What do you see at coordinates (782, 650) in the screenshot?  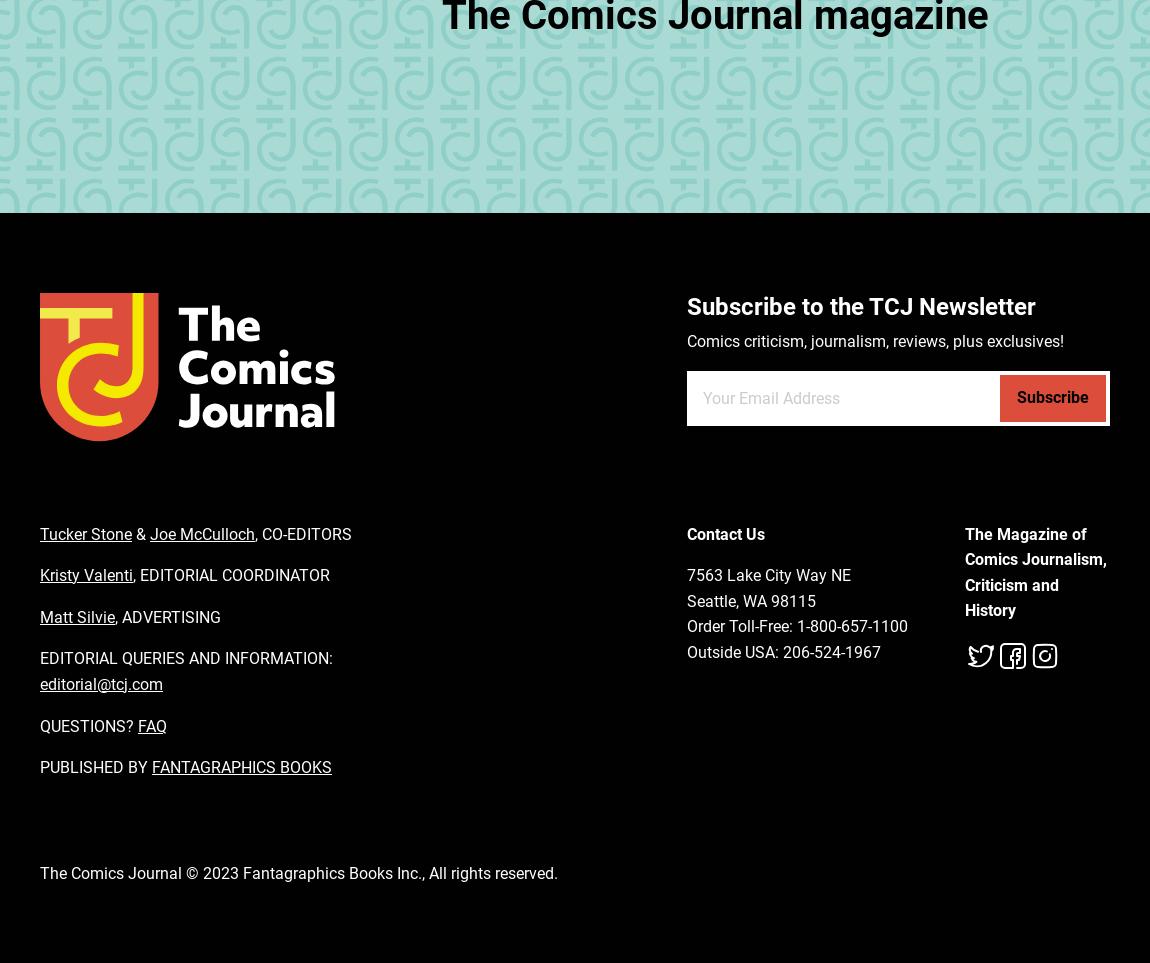 I see `'Outside USA: 206-524-1967'` at bounding box center [782, 650].